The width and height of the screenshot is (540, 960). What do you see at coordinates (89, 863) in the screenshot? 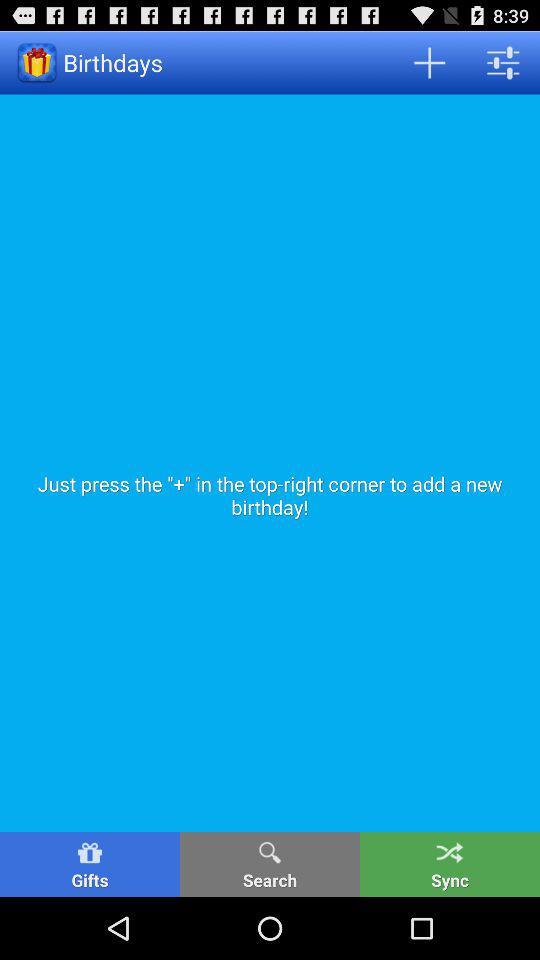
I see `icon next to the search item` at bounding box center [89, 863].